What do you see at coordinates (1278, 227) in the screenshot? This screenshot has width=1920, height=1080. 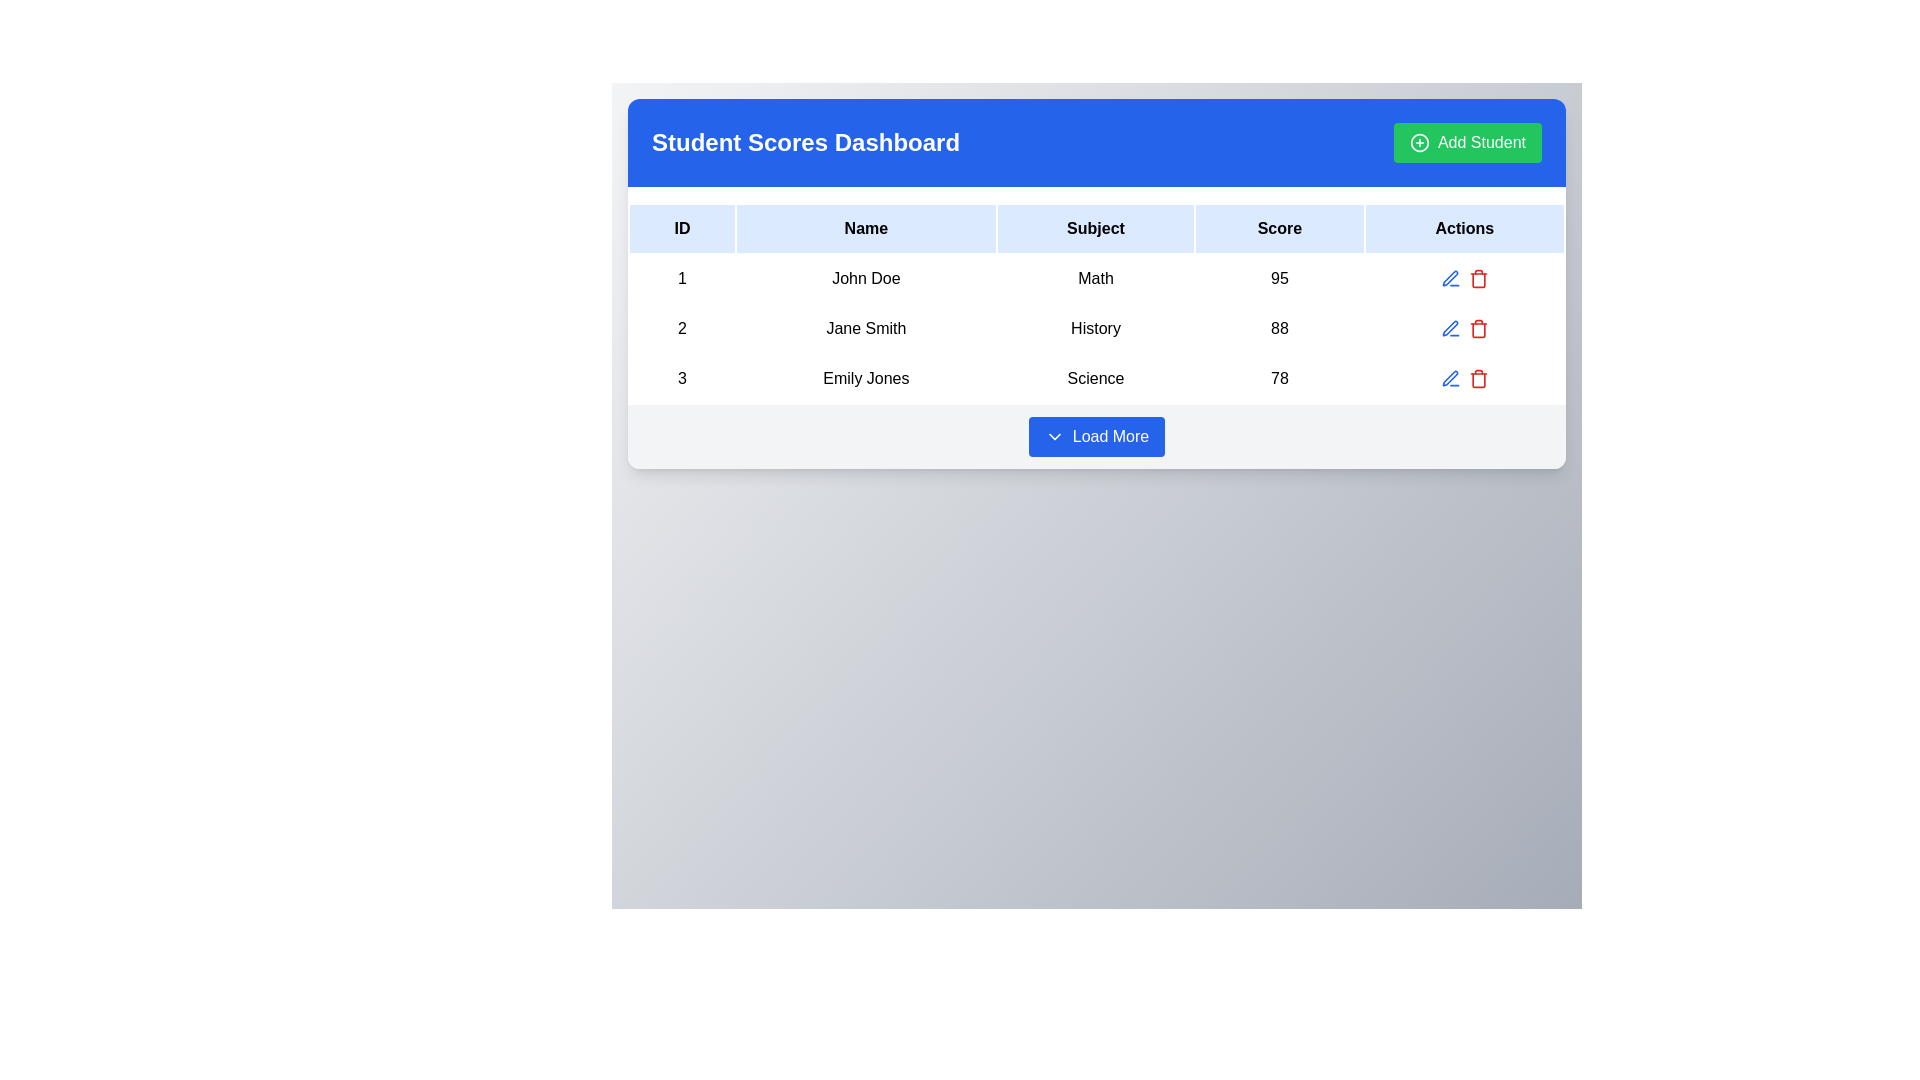 I see `the text label in the fourth column header of the table that indicates the scores for respective entries` at bounding box center [1278, 227].